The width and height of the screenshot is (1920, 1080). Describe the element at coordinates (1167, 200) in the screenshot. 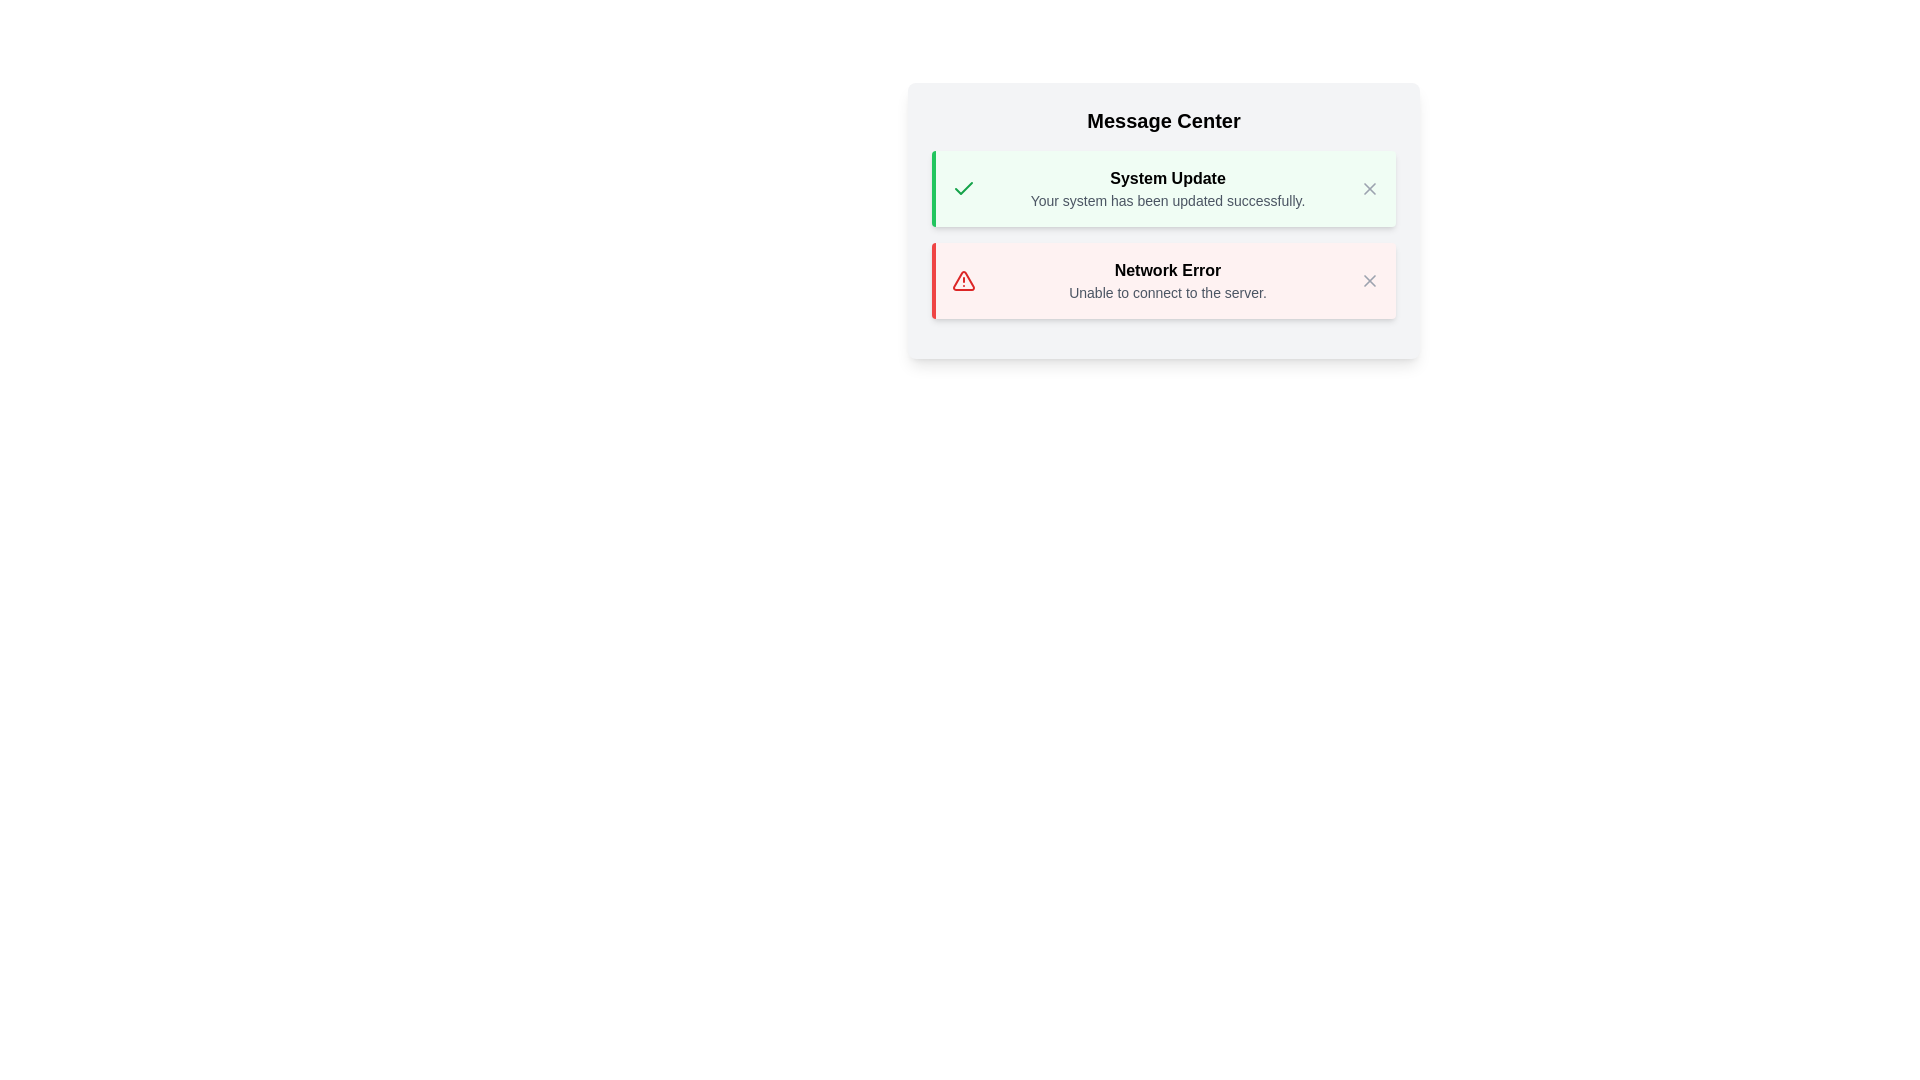

I see `the gray text label that reads 'Your system has been updated successfully.' located directly below the bold header 'System Update' in the notification card` at that location.